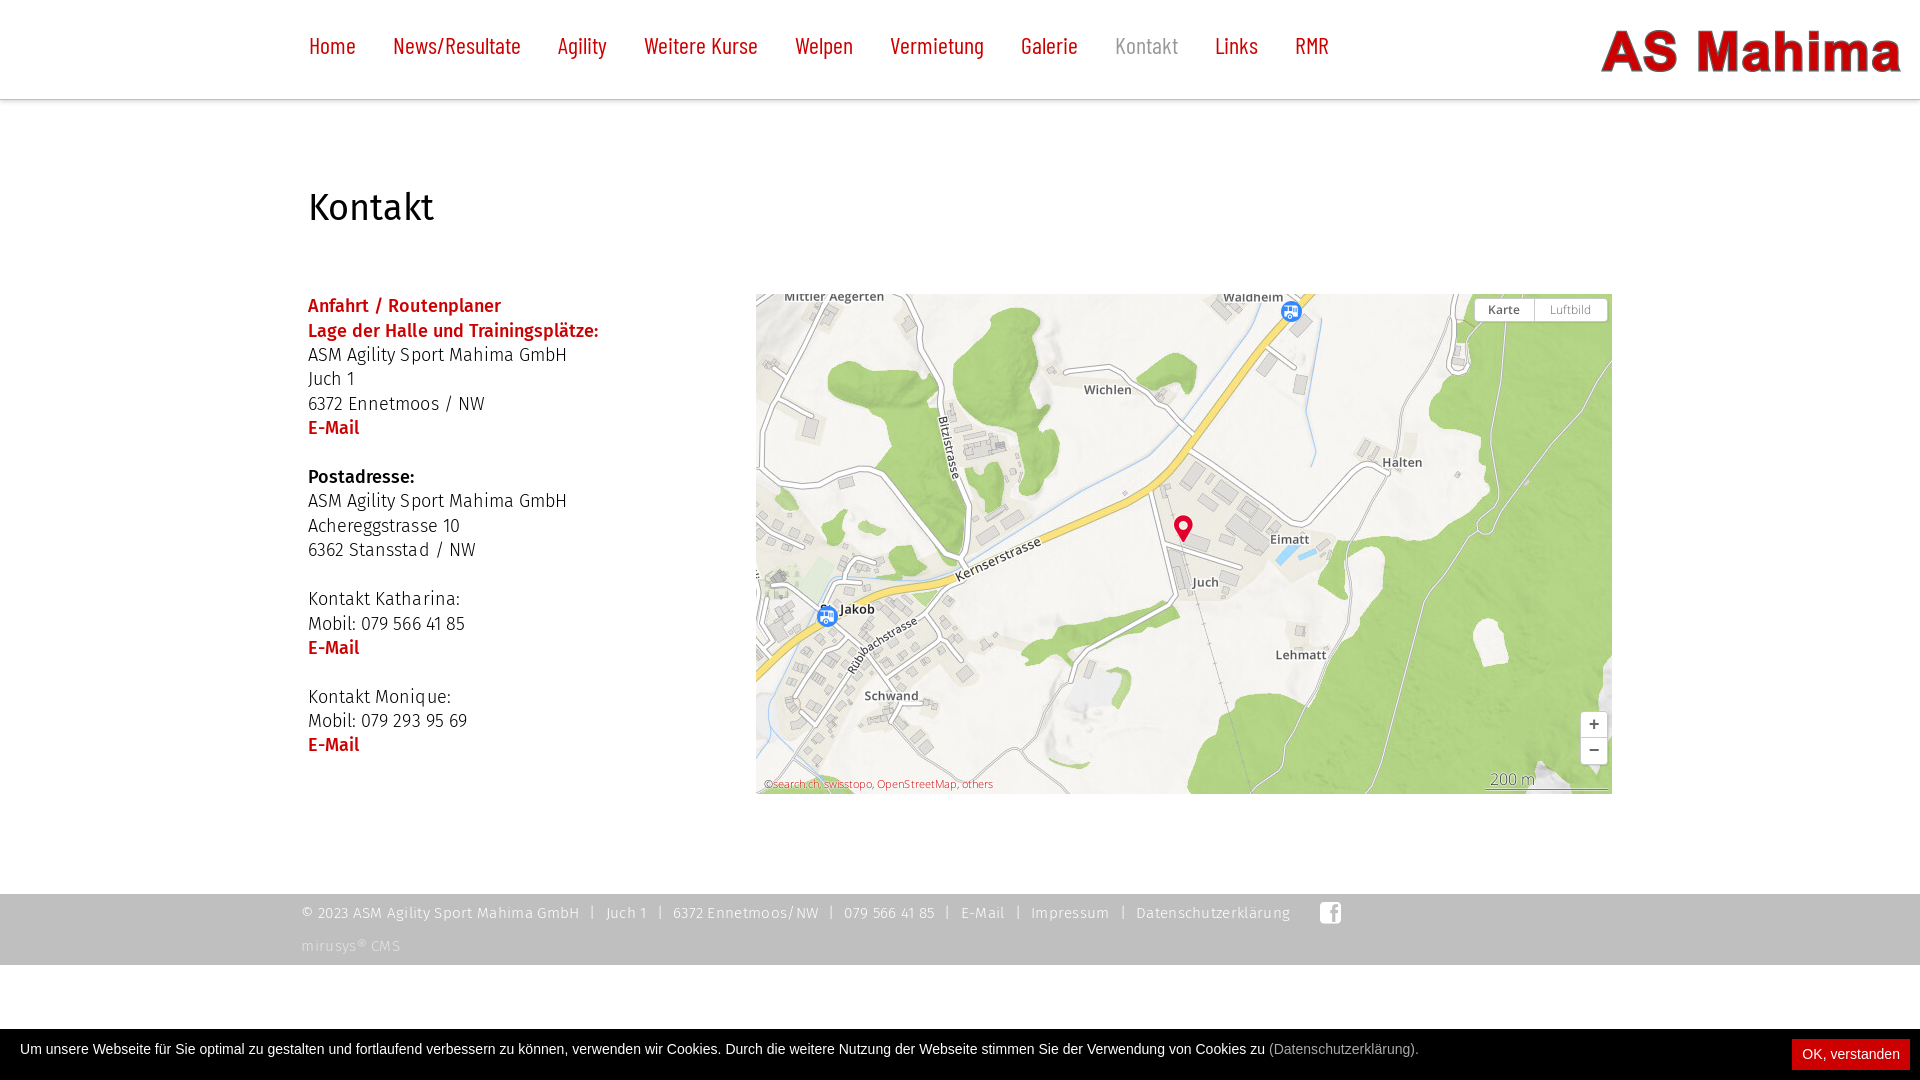 The image size is (1920, 1080). I want to click on 'Luftbild', so click(1534, 309).